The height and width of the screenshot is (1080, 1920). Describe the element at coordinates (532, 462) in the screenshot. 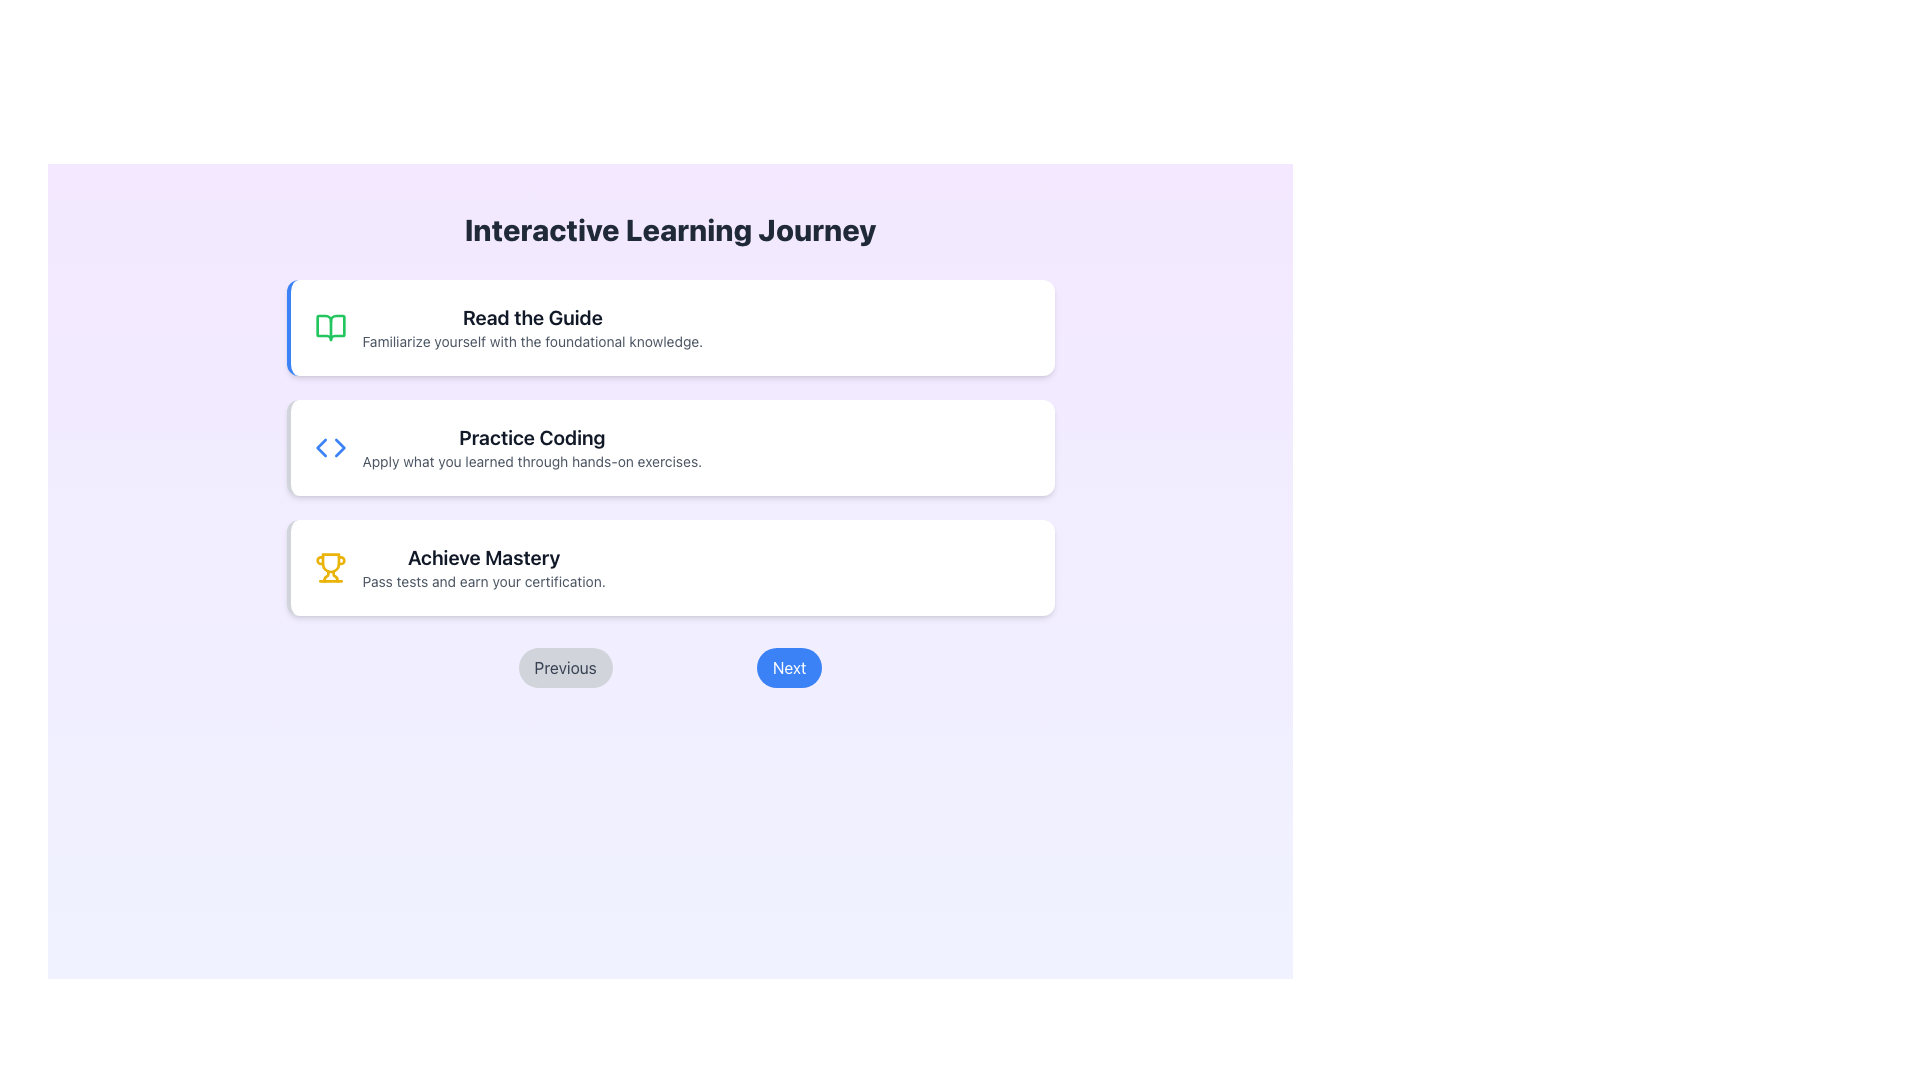

I see `the Text Label that provides supplemental information about the 'Practice Coding' header, which is positioned directly below it` at that location.